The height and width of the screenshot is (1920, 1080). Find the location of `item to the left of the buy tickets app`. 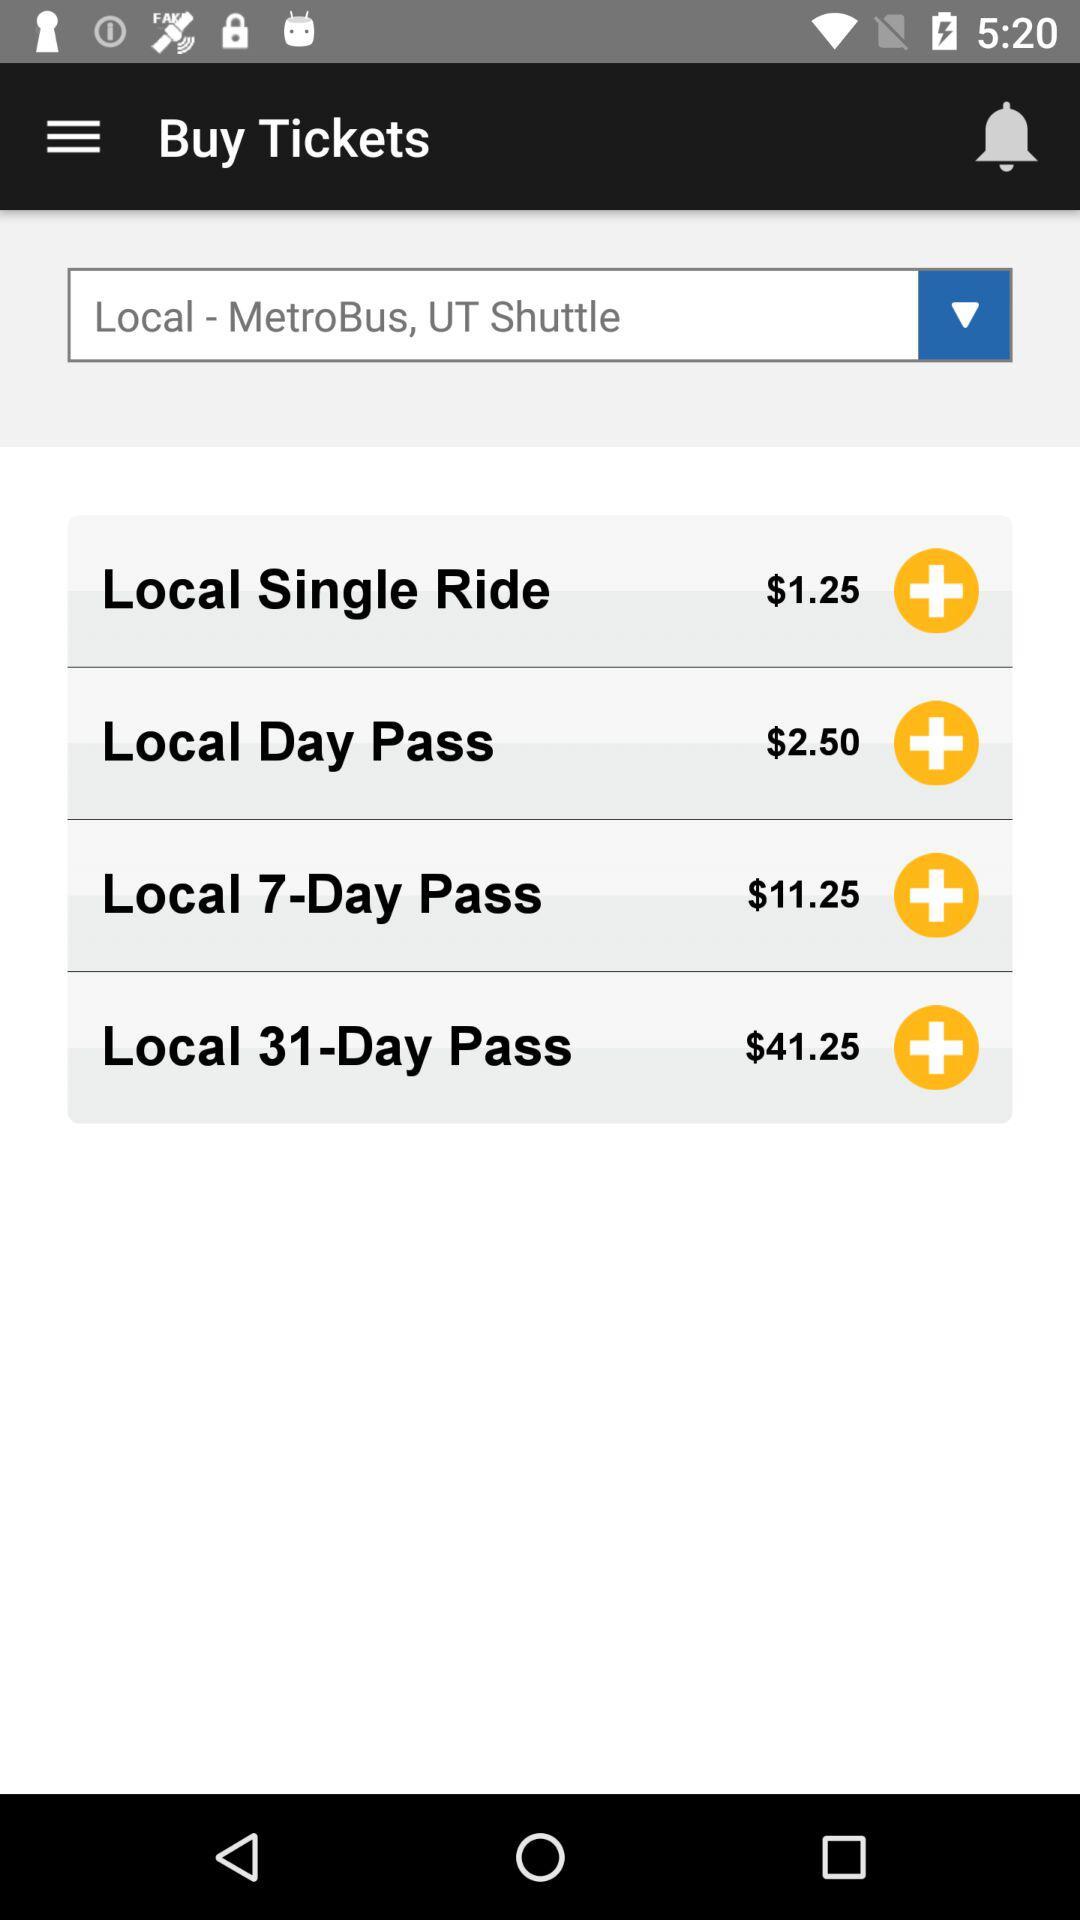

item to the left of the buy tickets app is located at coordinates (72, 135).